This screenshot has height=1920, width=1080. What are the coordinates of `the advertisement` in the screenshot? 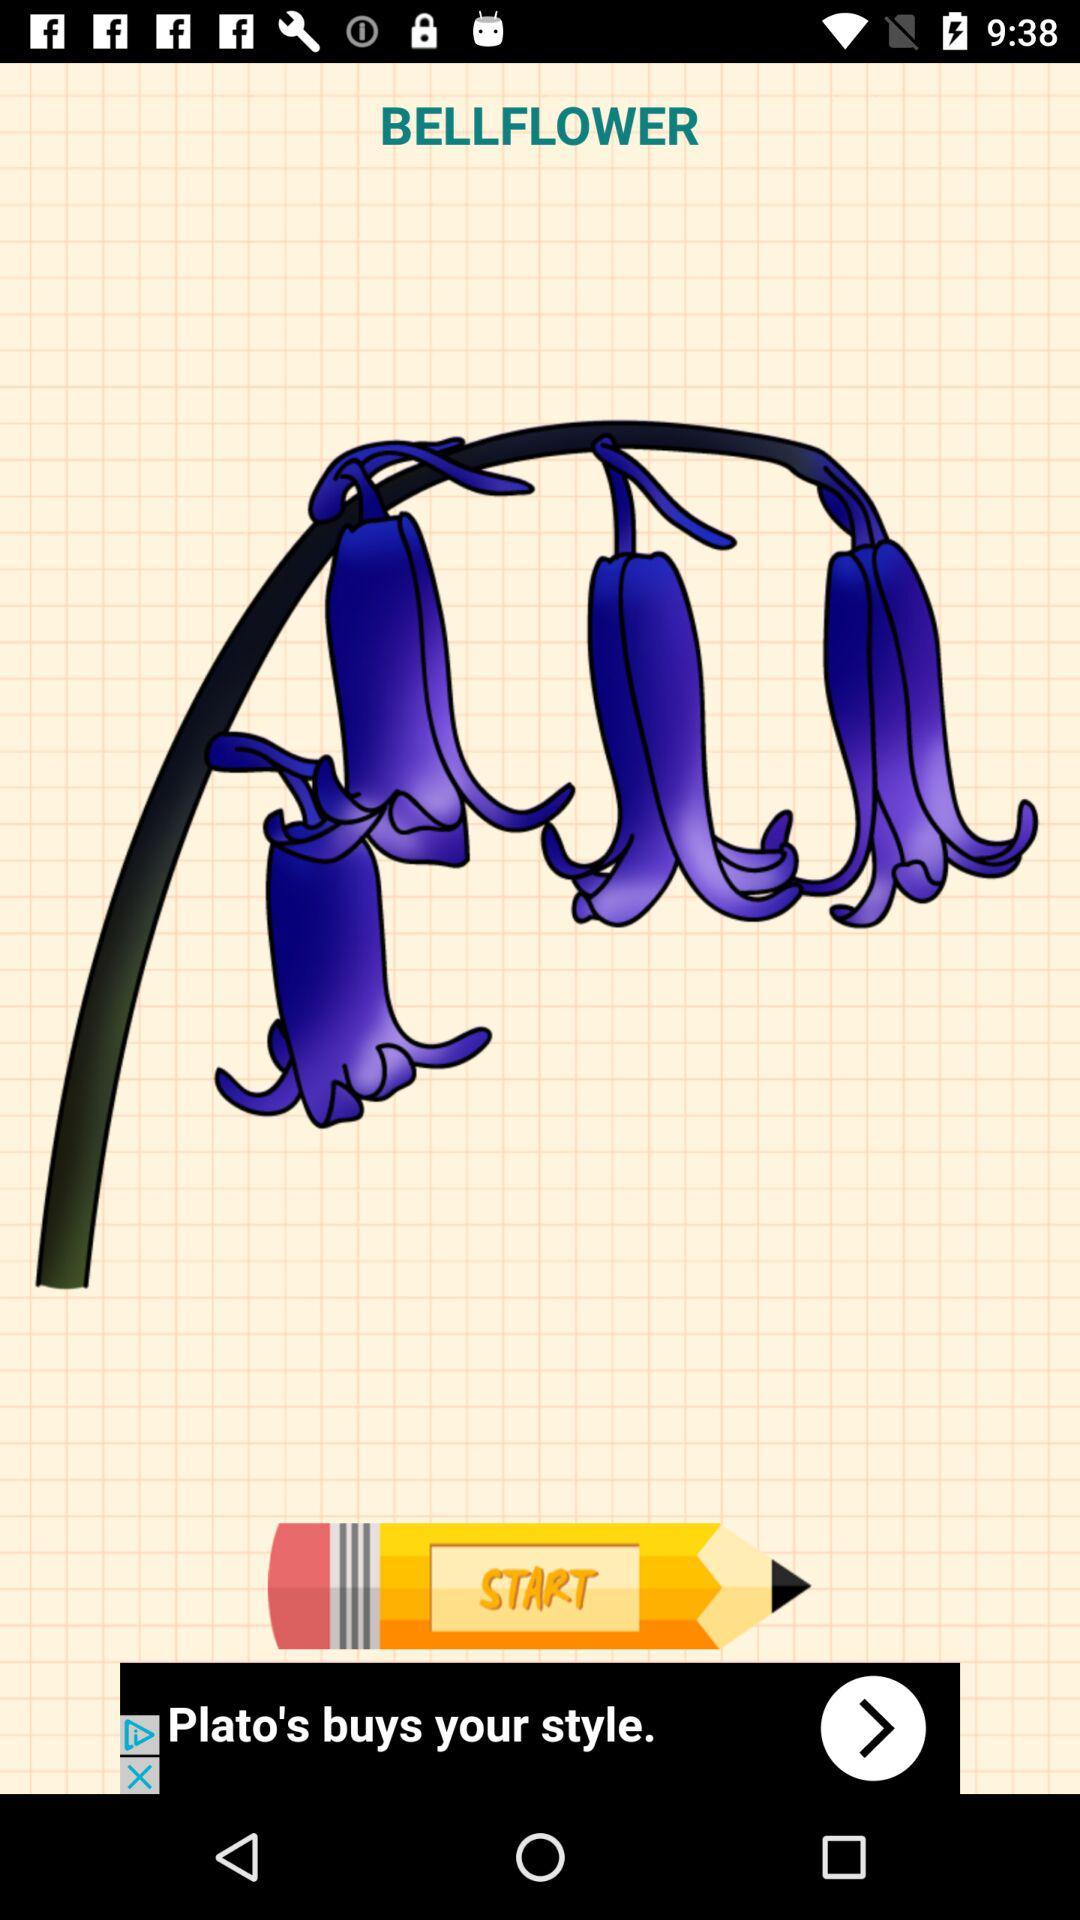 It's located at (540, 1727).